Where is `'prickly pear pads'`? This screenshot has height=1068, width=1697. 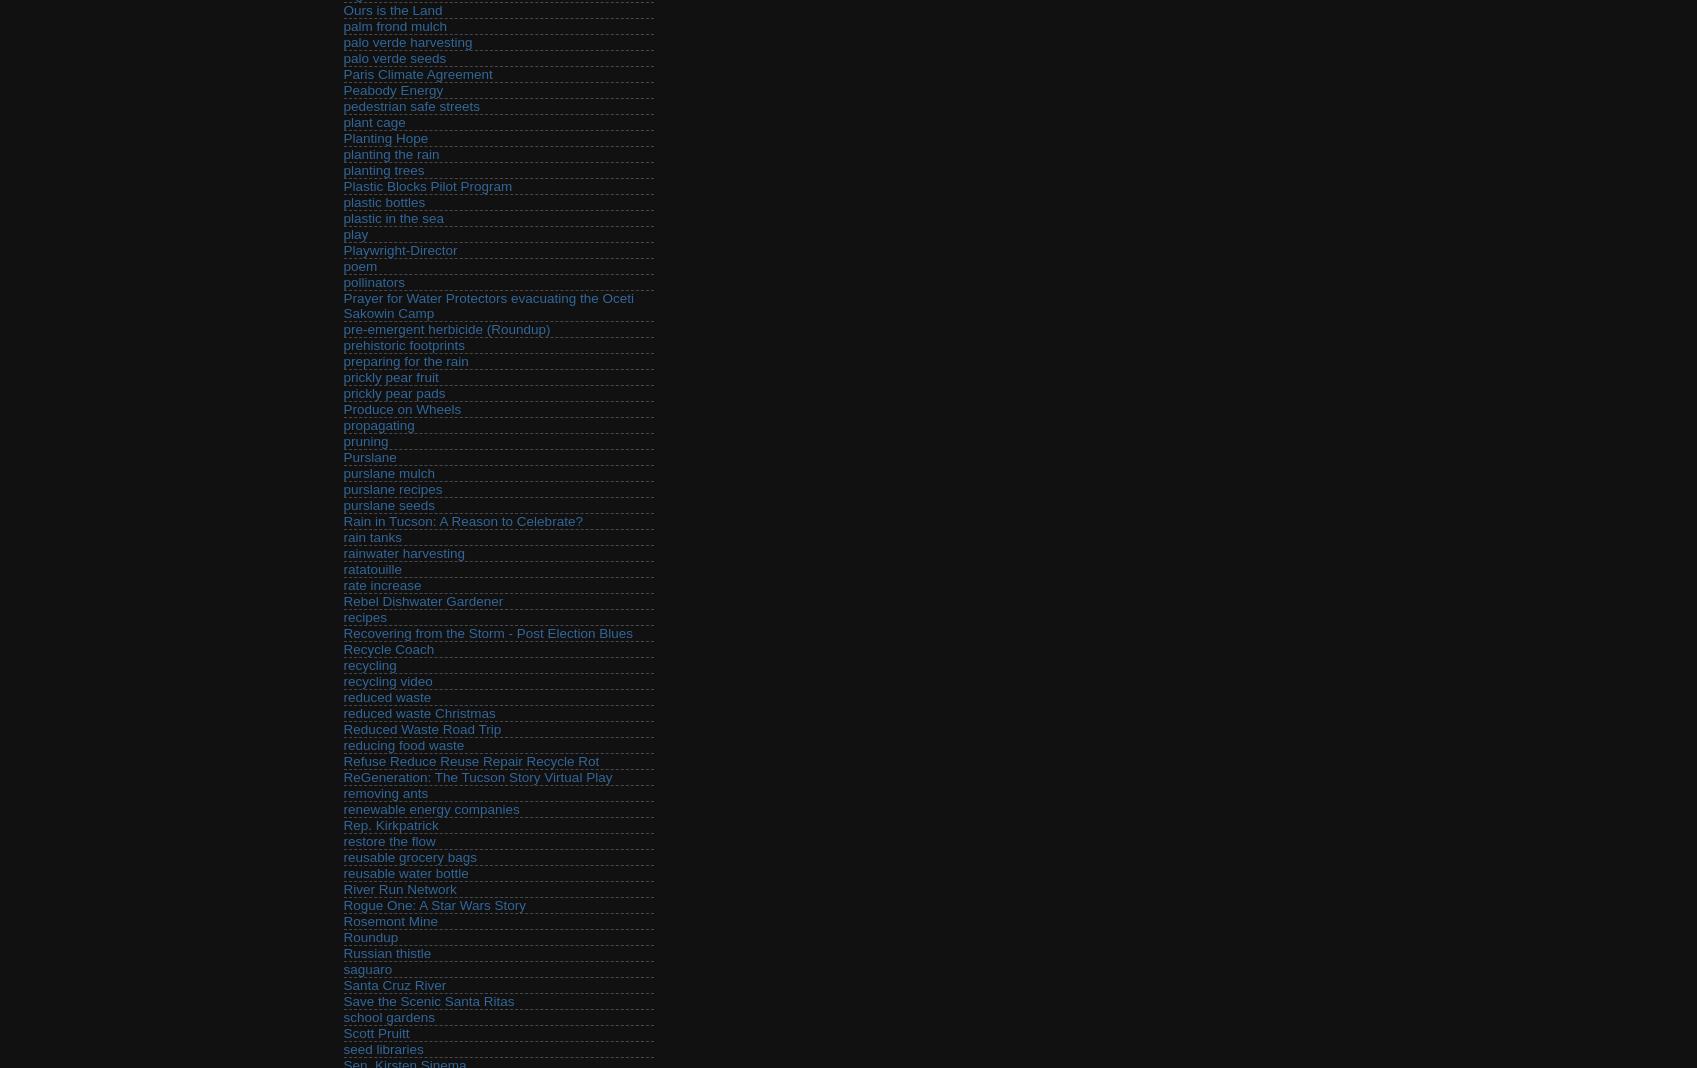
'prickly pear pads' is located at coordinates (393, 392).